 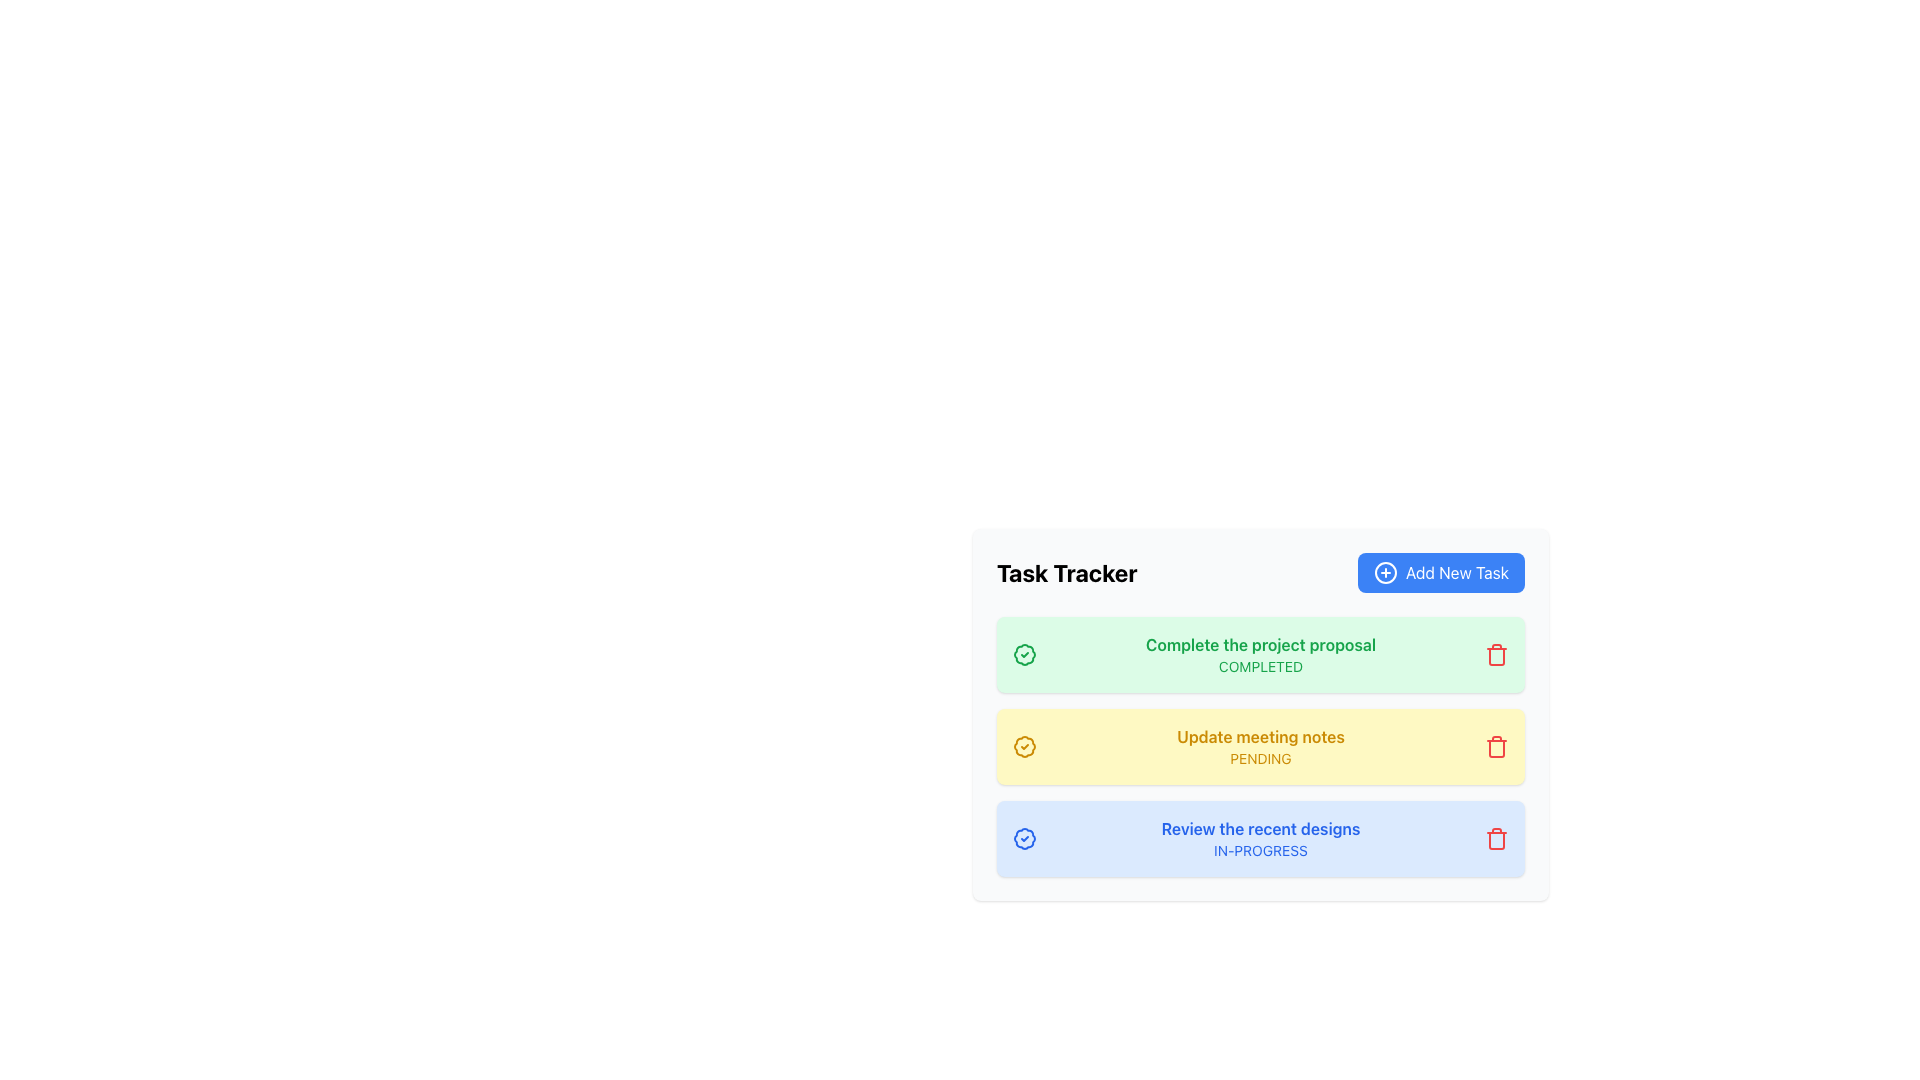 I want to click on the small green text label displaying 'COMPLETED' located within the green-highlighted rectangular area below the title 'Complete the project proposal', so click(x=1260, y=667).